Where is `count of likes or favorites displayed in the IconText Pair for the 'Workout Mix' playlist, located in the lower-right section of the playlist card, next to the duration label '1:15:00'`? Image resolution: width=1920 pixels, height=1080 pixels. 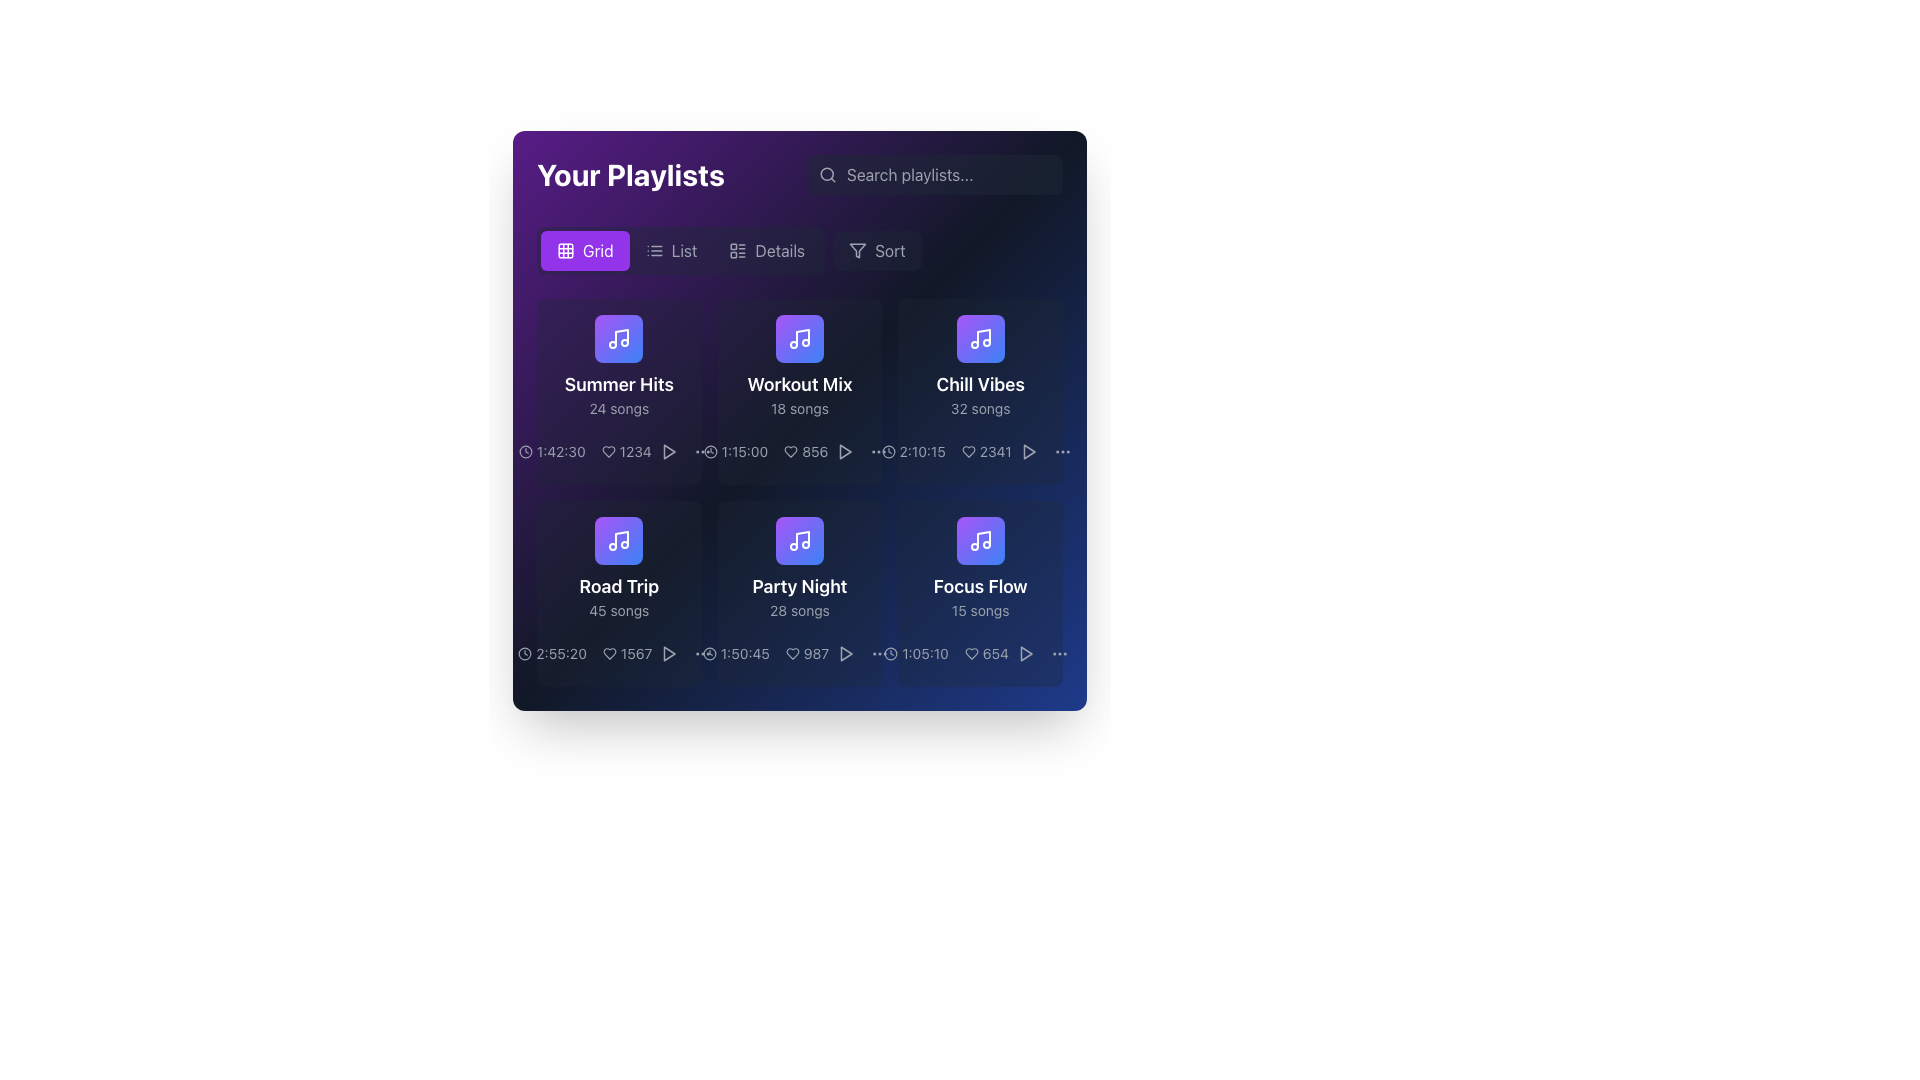
count of likes or favorites displayed in the IconText Pair for the 'Workout Mix' playlist, located in the lower-right section of the playlist card, next to the duration label '1:15:00' is located at coordinates (800, 451).